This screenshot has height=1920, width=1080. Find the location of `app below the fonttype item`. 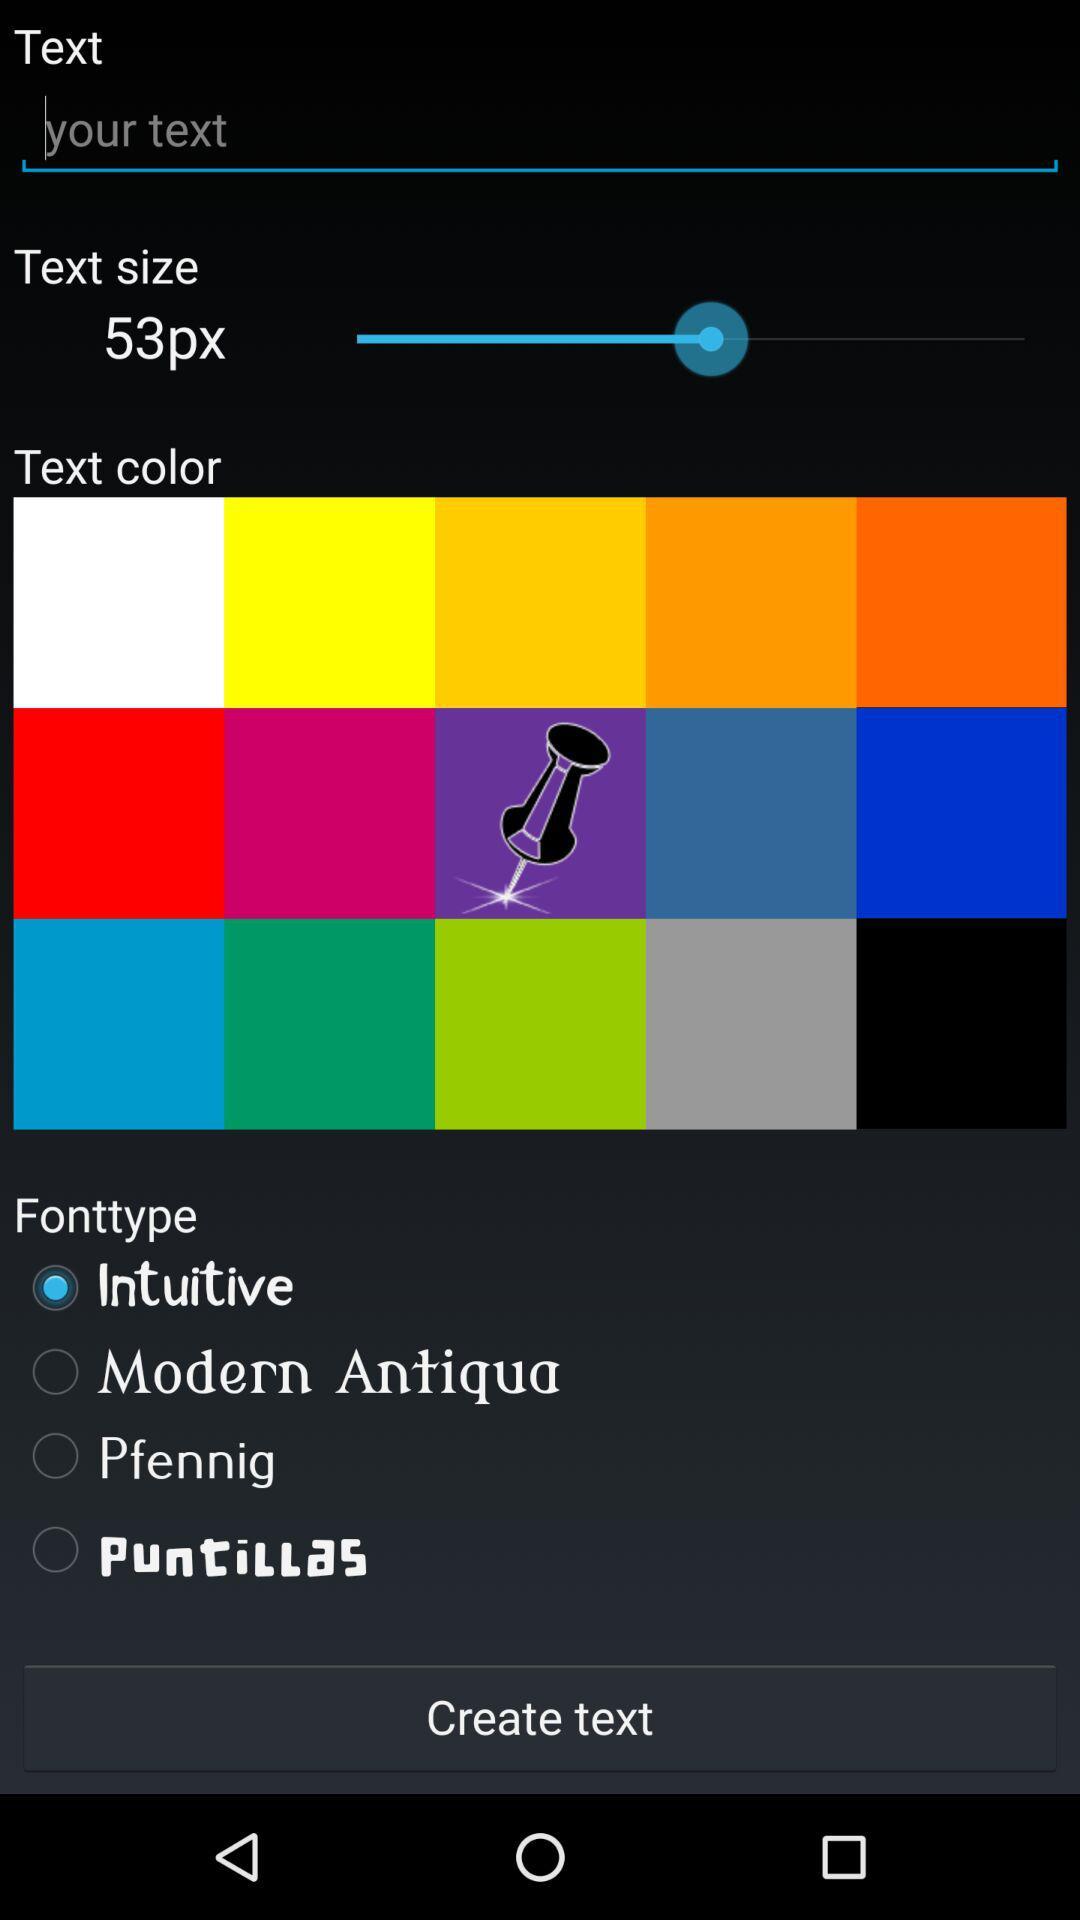

app below the fonttype item is located at coordinates (540, 1287).